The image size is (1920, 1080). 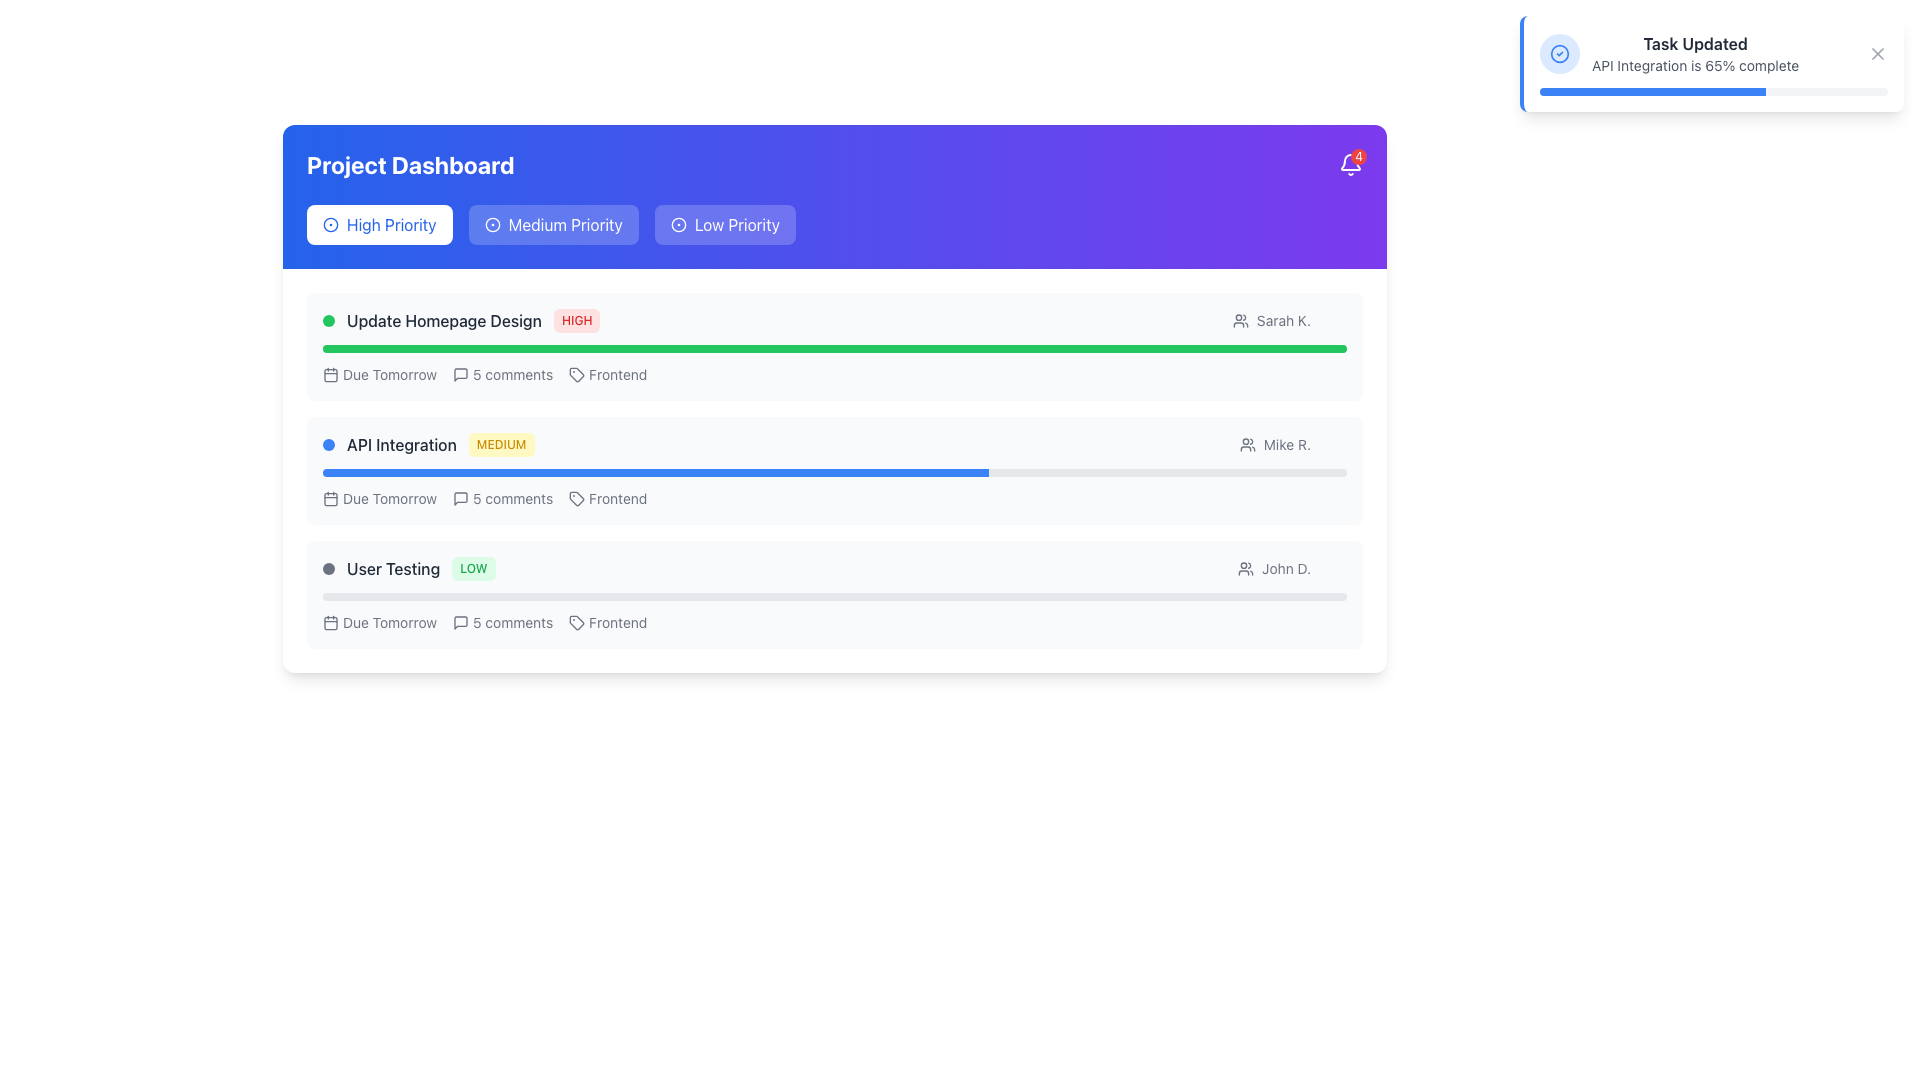 I want to click on the graphical tag icon located in the notification section of the interface on the right-hand side, so click(x=576, y=622).